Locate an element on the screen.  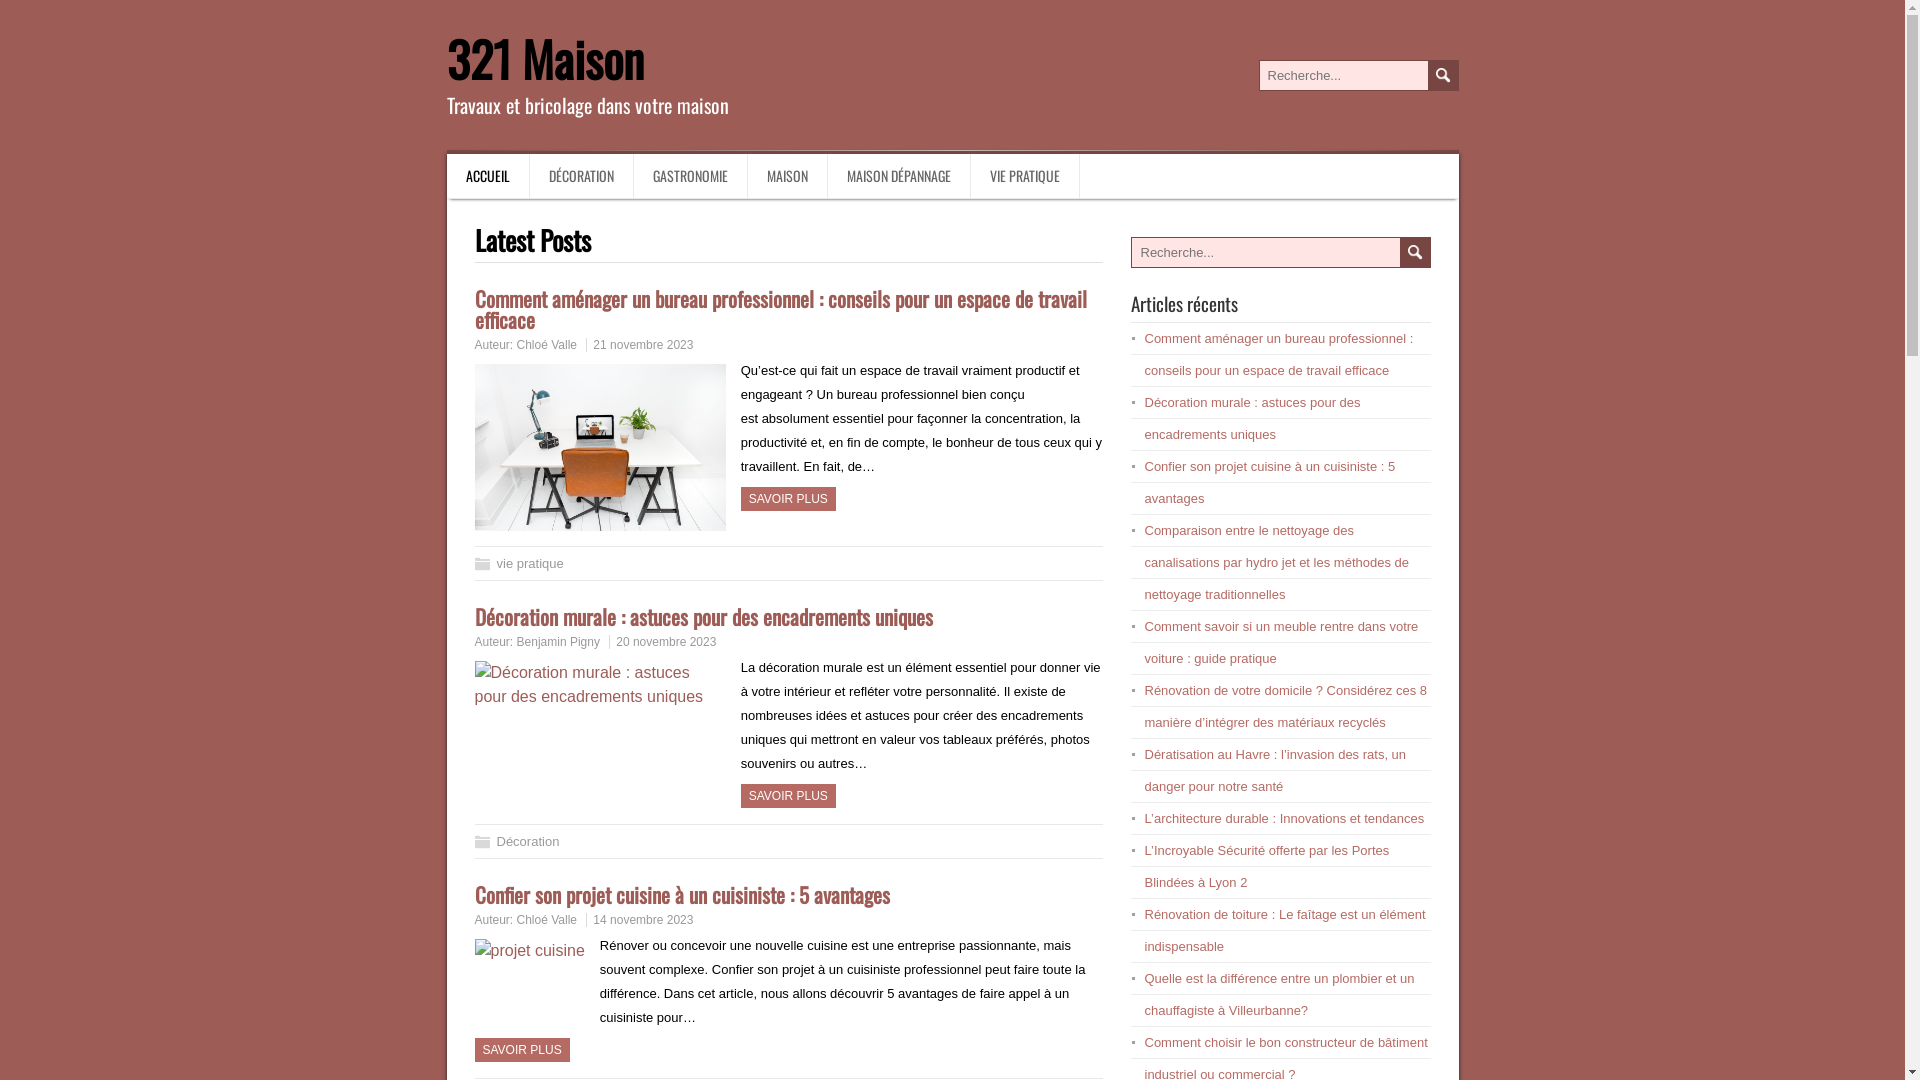
'ACCUEIL' is located at coordinates (487, 175).